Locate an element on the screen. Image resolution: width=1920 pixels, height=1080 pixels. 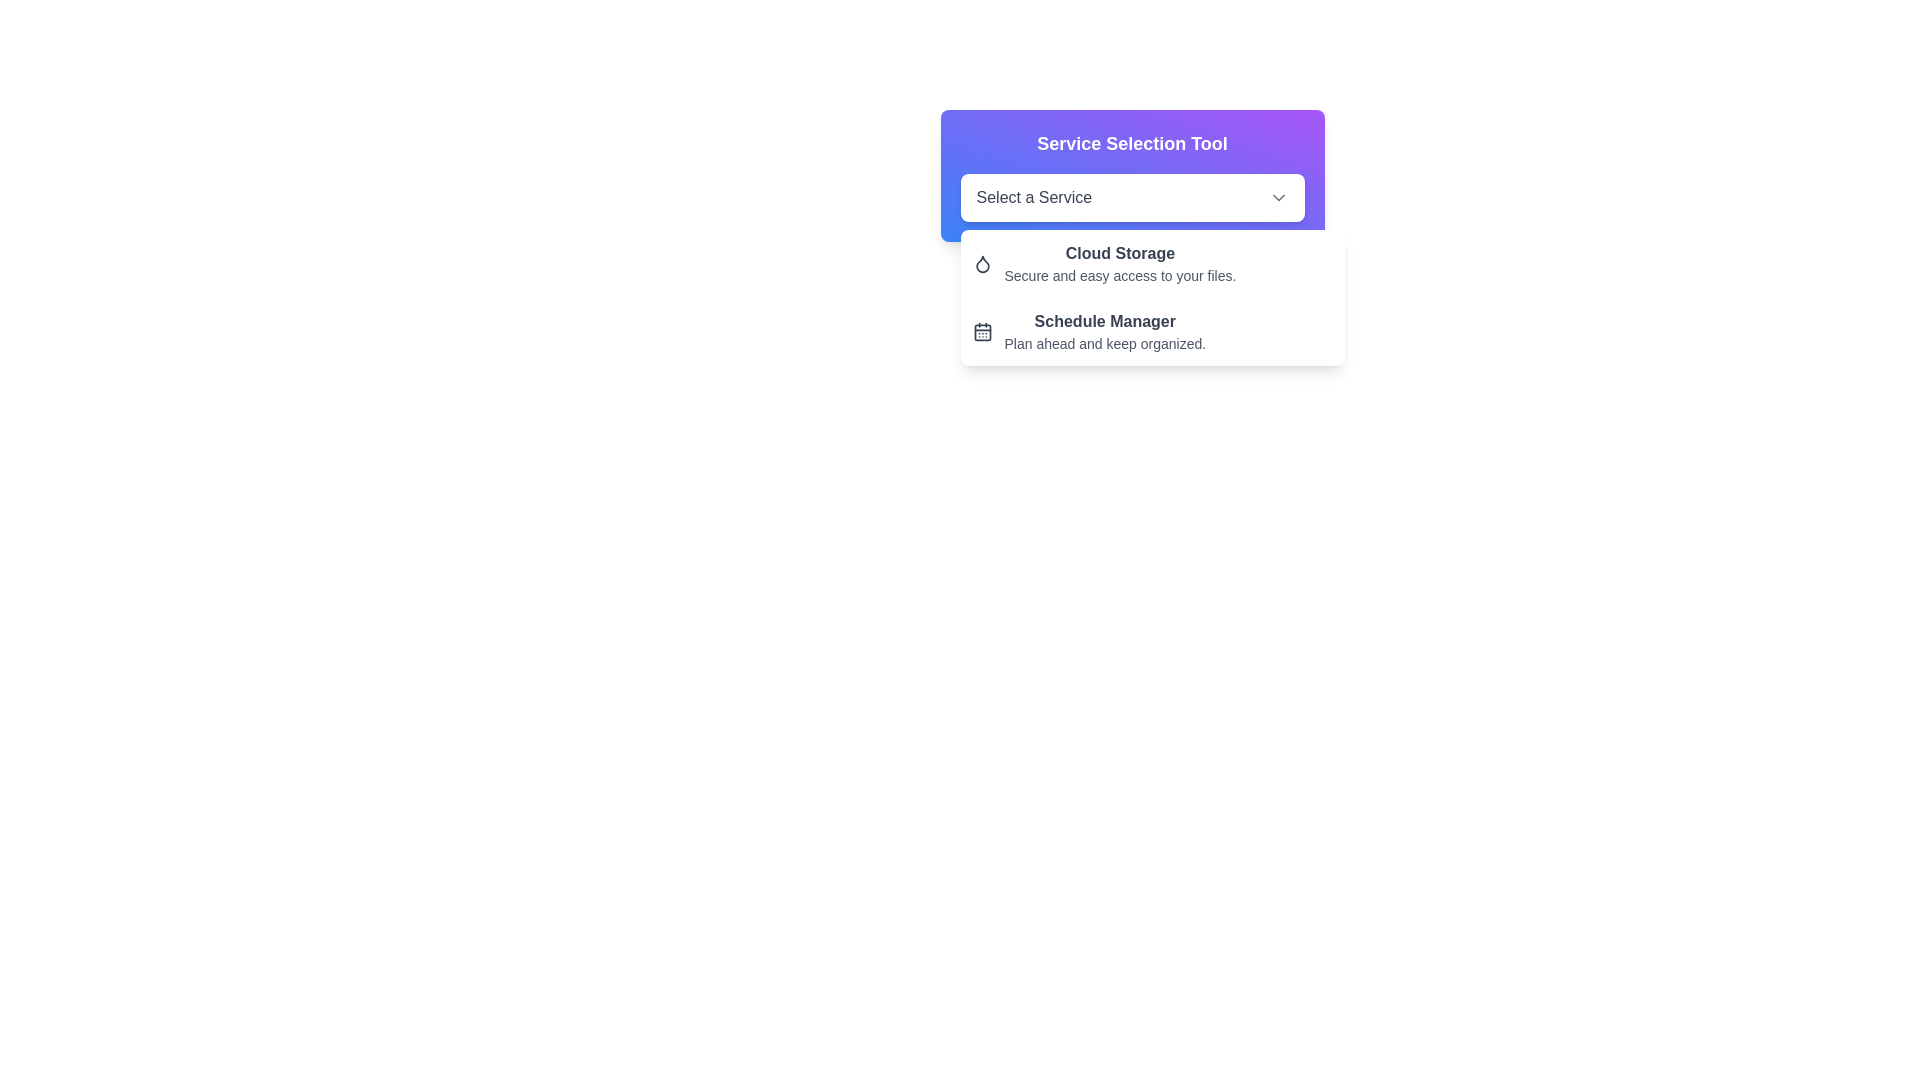
the gray downward-pointing chevron SVG icon located in the top-right corner of the 'Select a Service' dropdown area is located at coordinates (1277, 197).